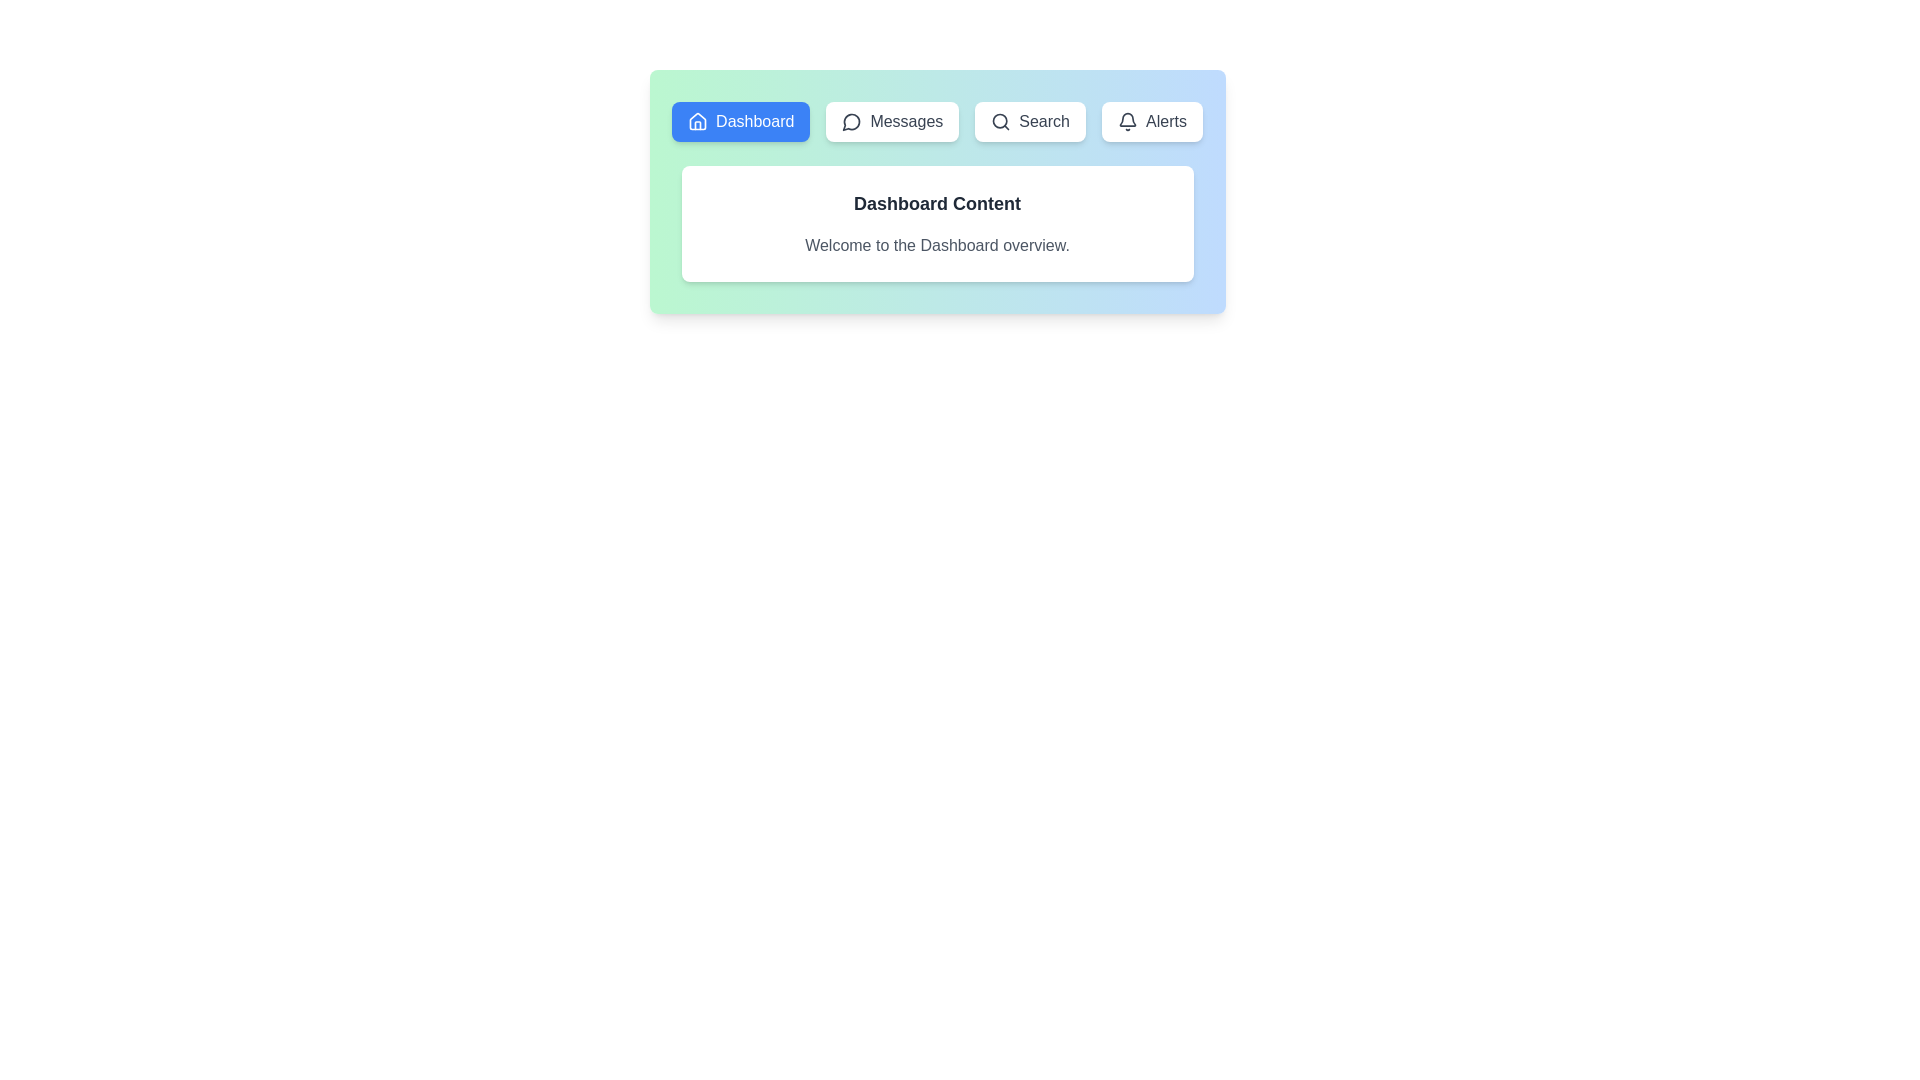 This screenshot has height=1080, width=1920. What do you see at coordinates (739, 122) in the screenshot?
I see `the tab labeled Dashboard to view its content` at bounding box center [739, 122].